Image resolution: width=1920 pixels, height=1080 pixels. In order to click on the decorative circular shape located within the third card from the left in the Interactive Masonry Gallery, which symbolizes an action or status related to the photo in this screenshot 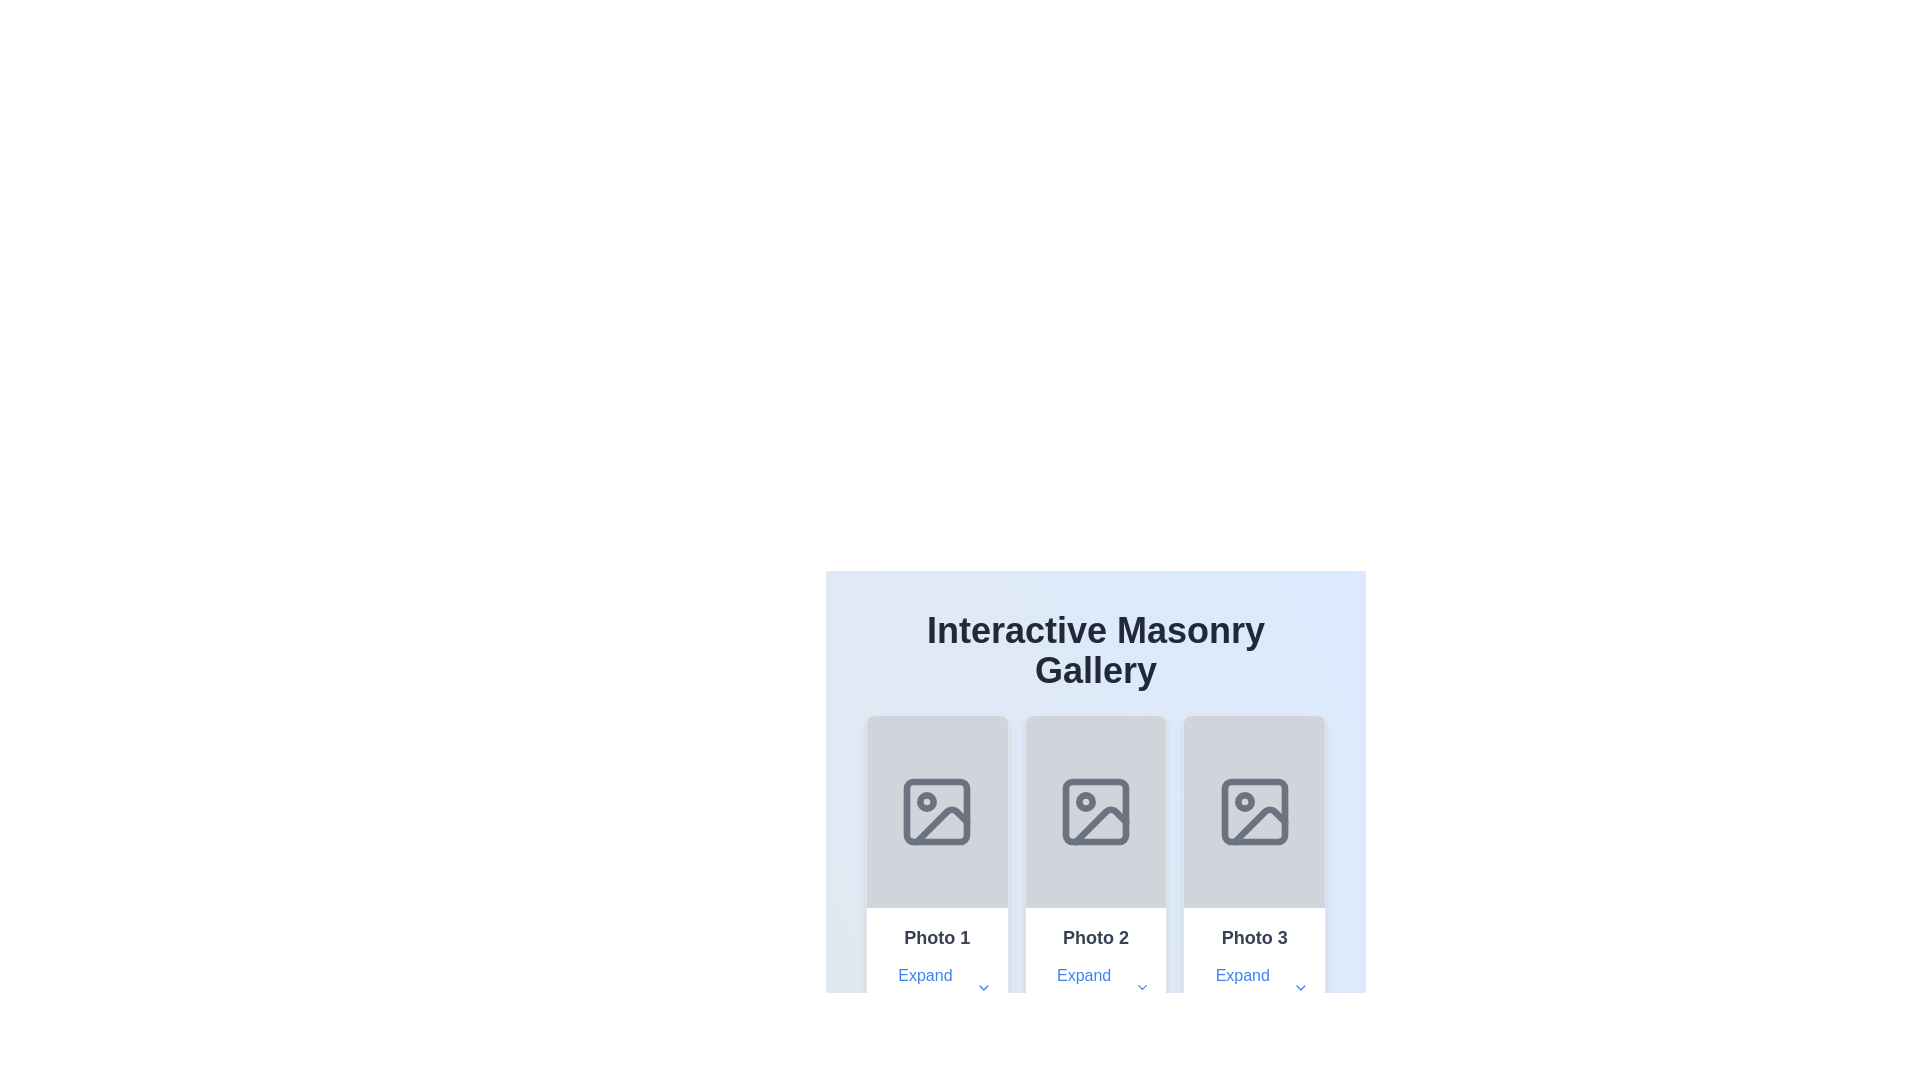, I will do `click(1243, 801)`.